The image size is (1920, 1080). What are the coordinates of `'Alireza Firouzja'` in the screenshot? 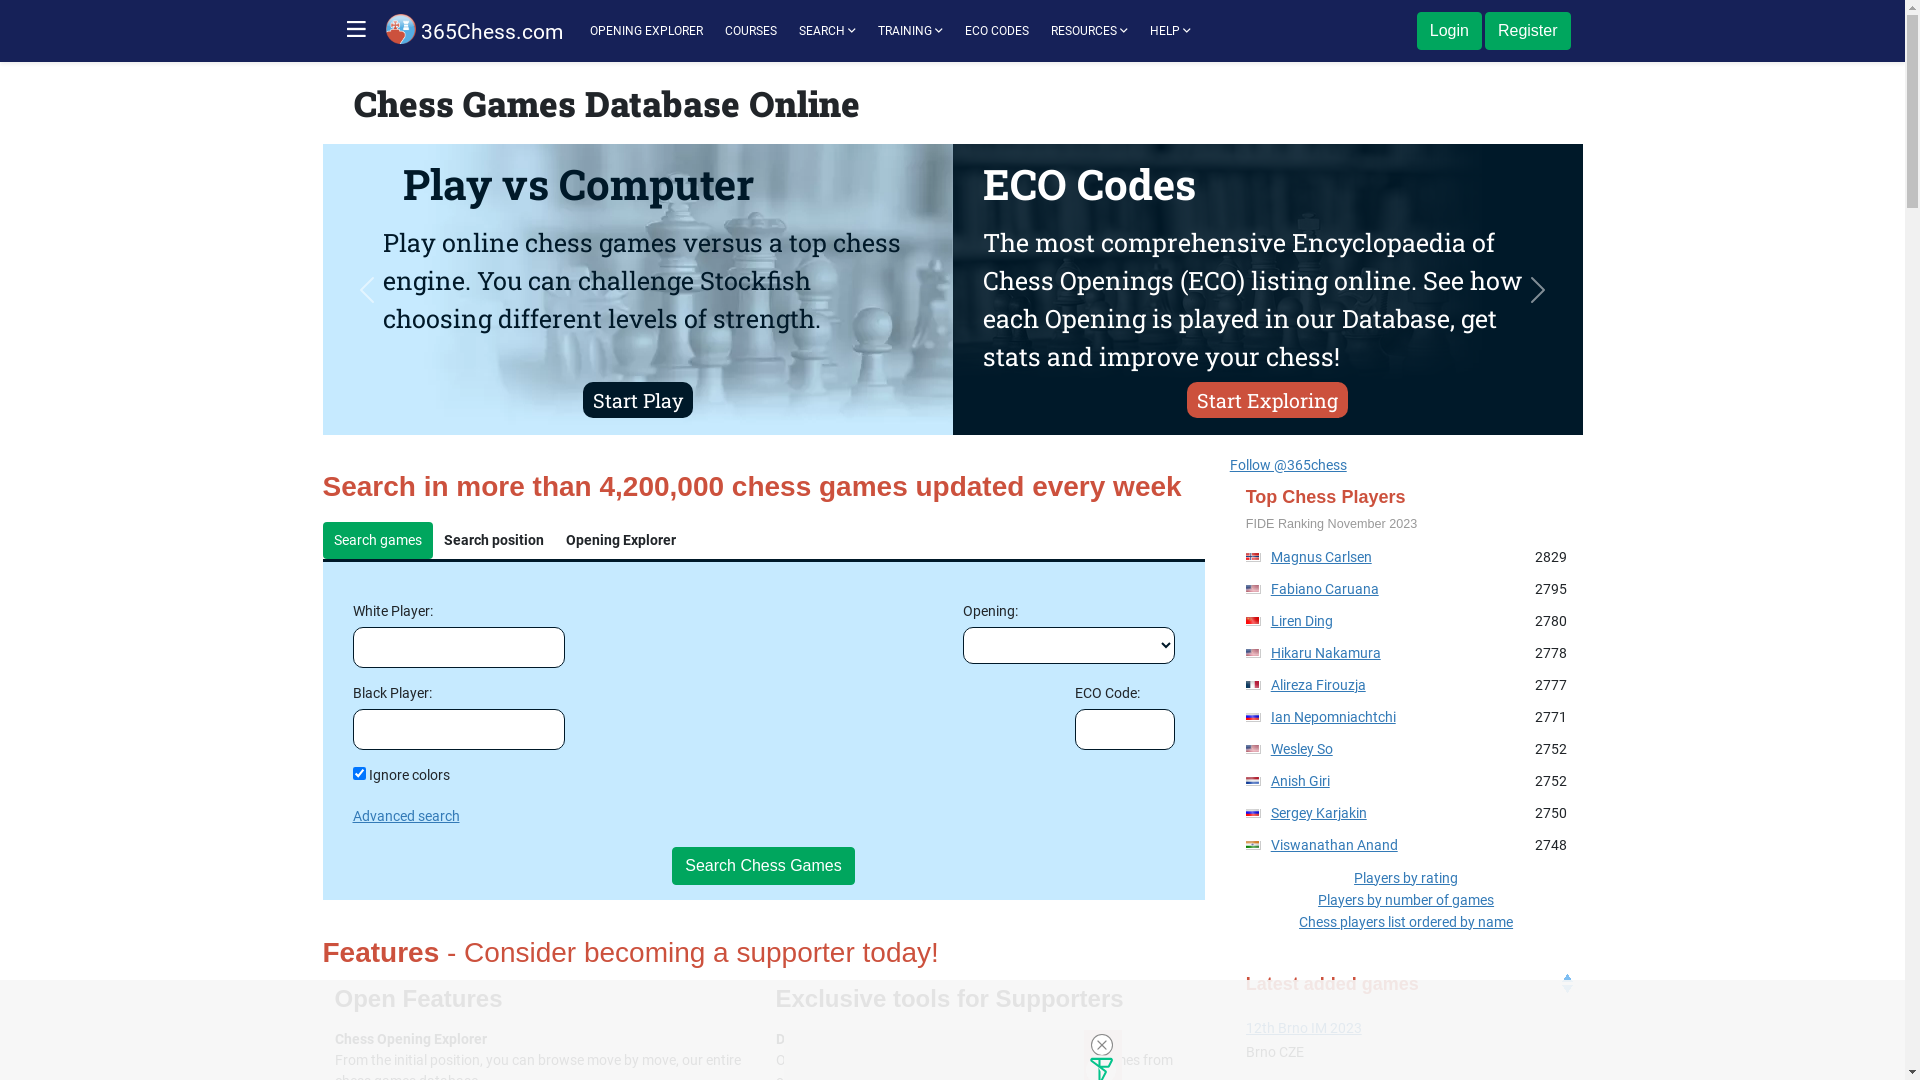 It's located at (1270, 684).